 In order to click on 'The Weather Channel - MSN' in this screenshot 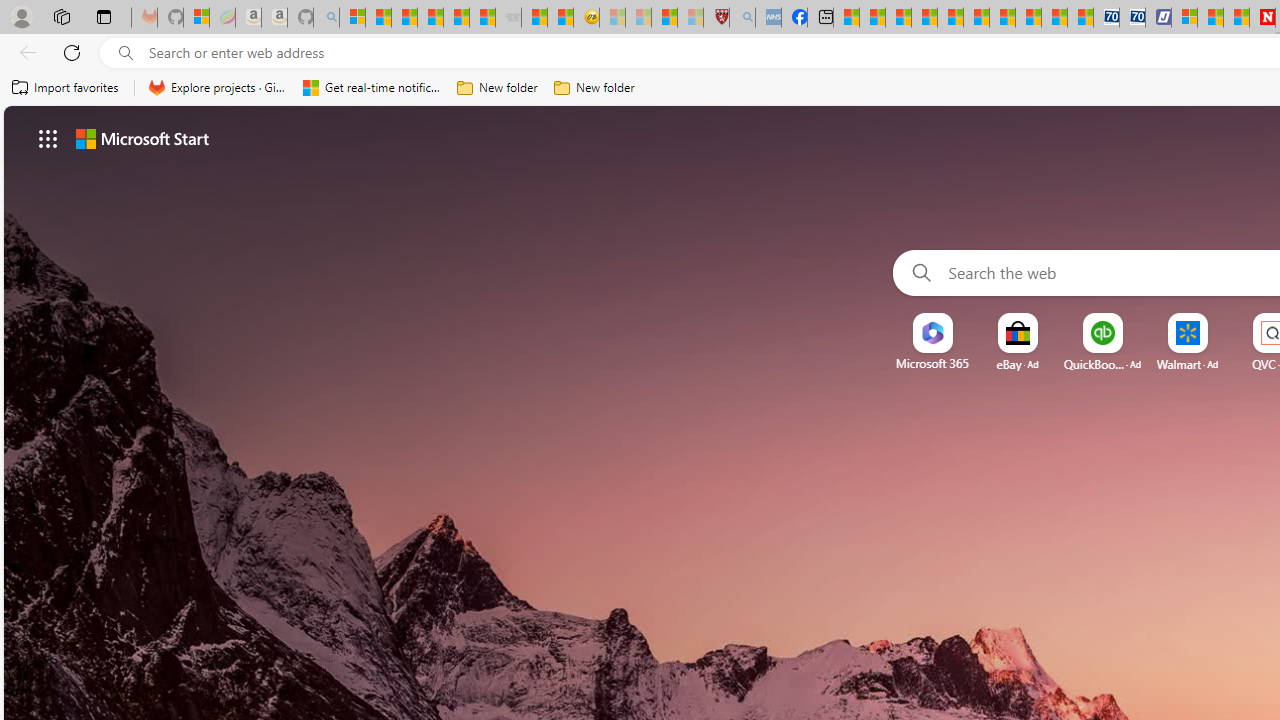, I will do `click(403, 17)`.